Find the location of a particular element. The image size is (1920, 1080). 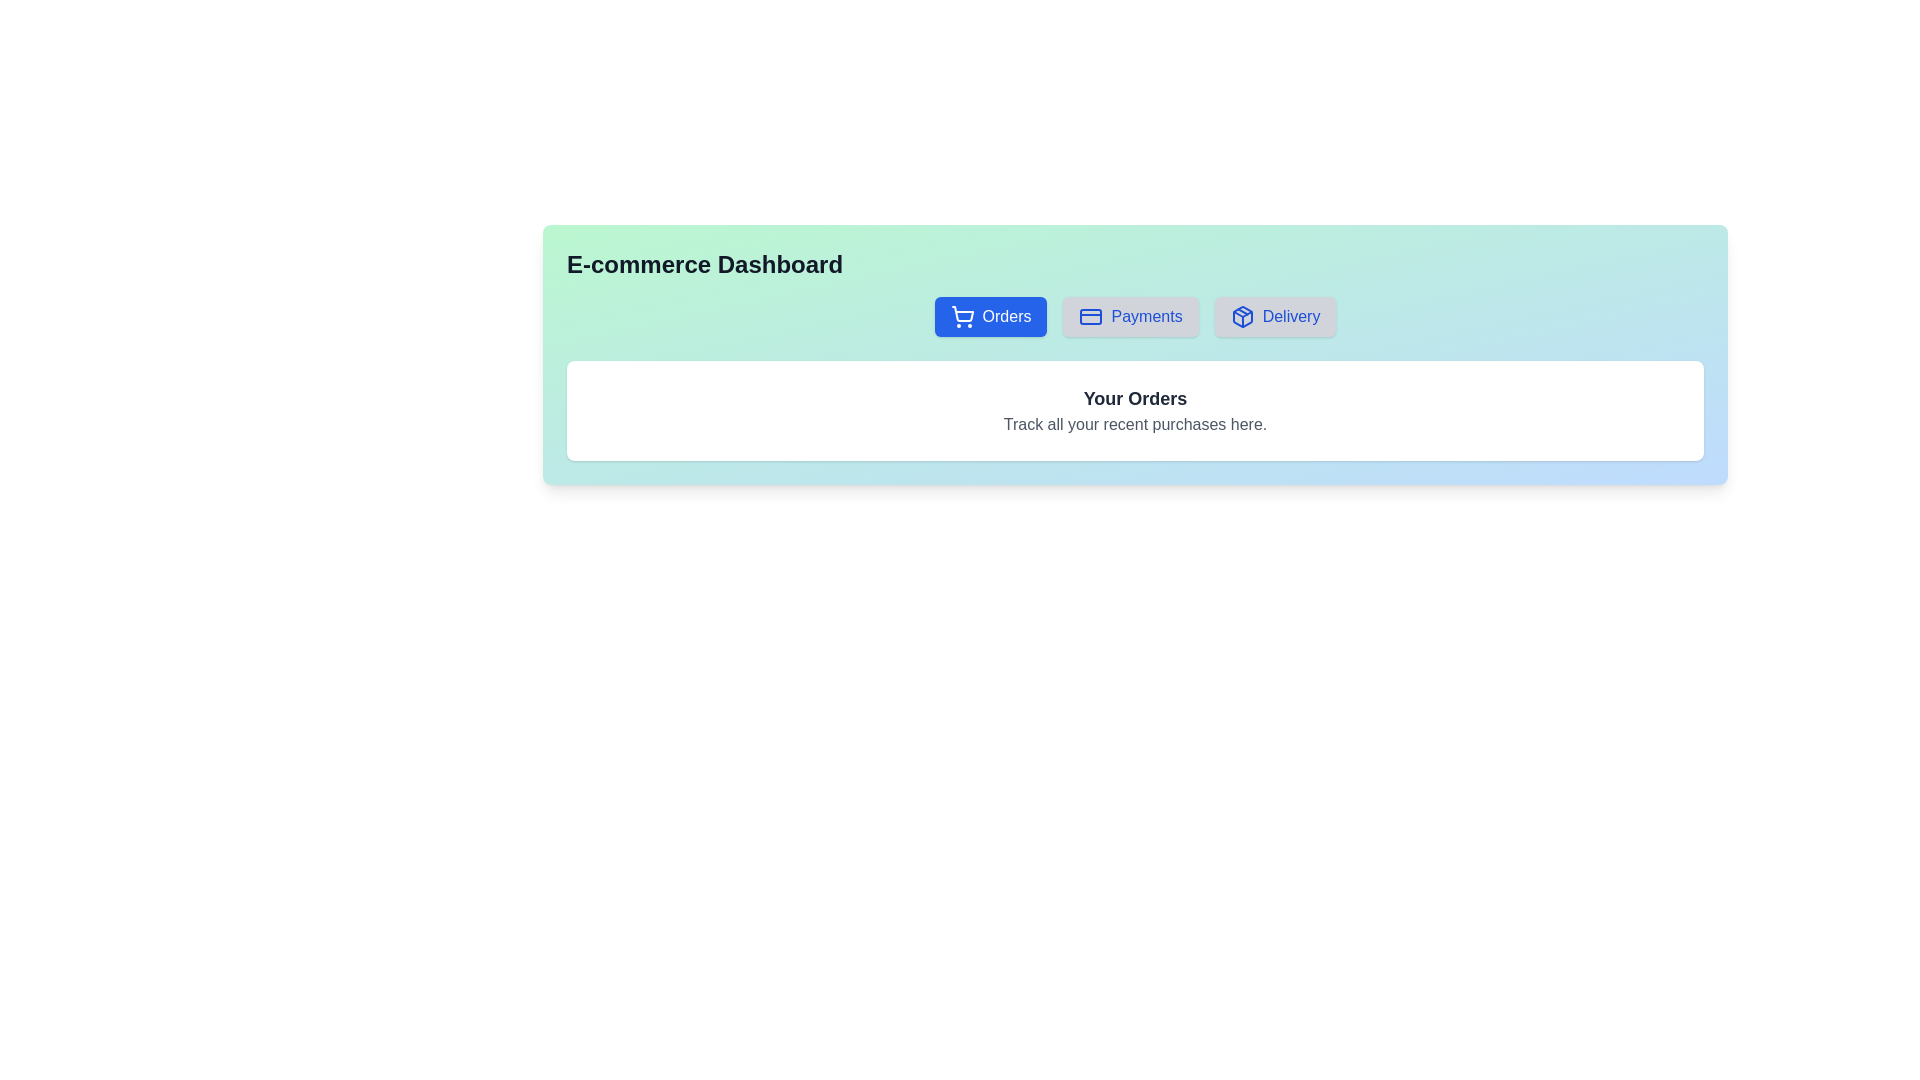

the 'Delivery' button, which is a rectangular button with a light gray background and an icon of a package box is located at coordinates (1274, 315).